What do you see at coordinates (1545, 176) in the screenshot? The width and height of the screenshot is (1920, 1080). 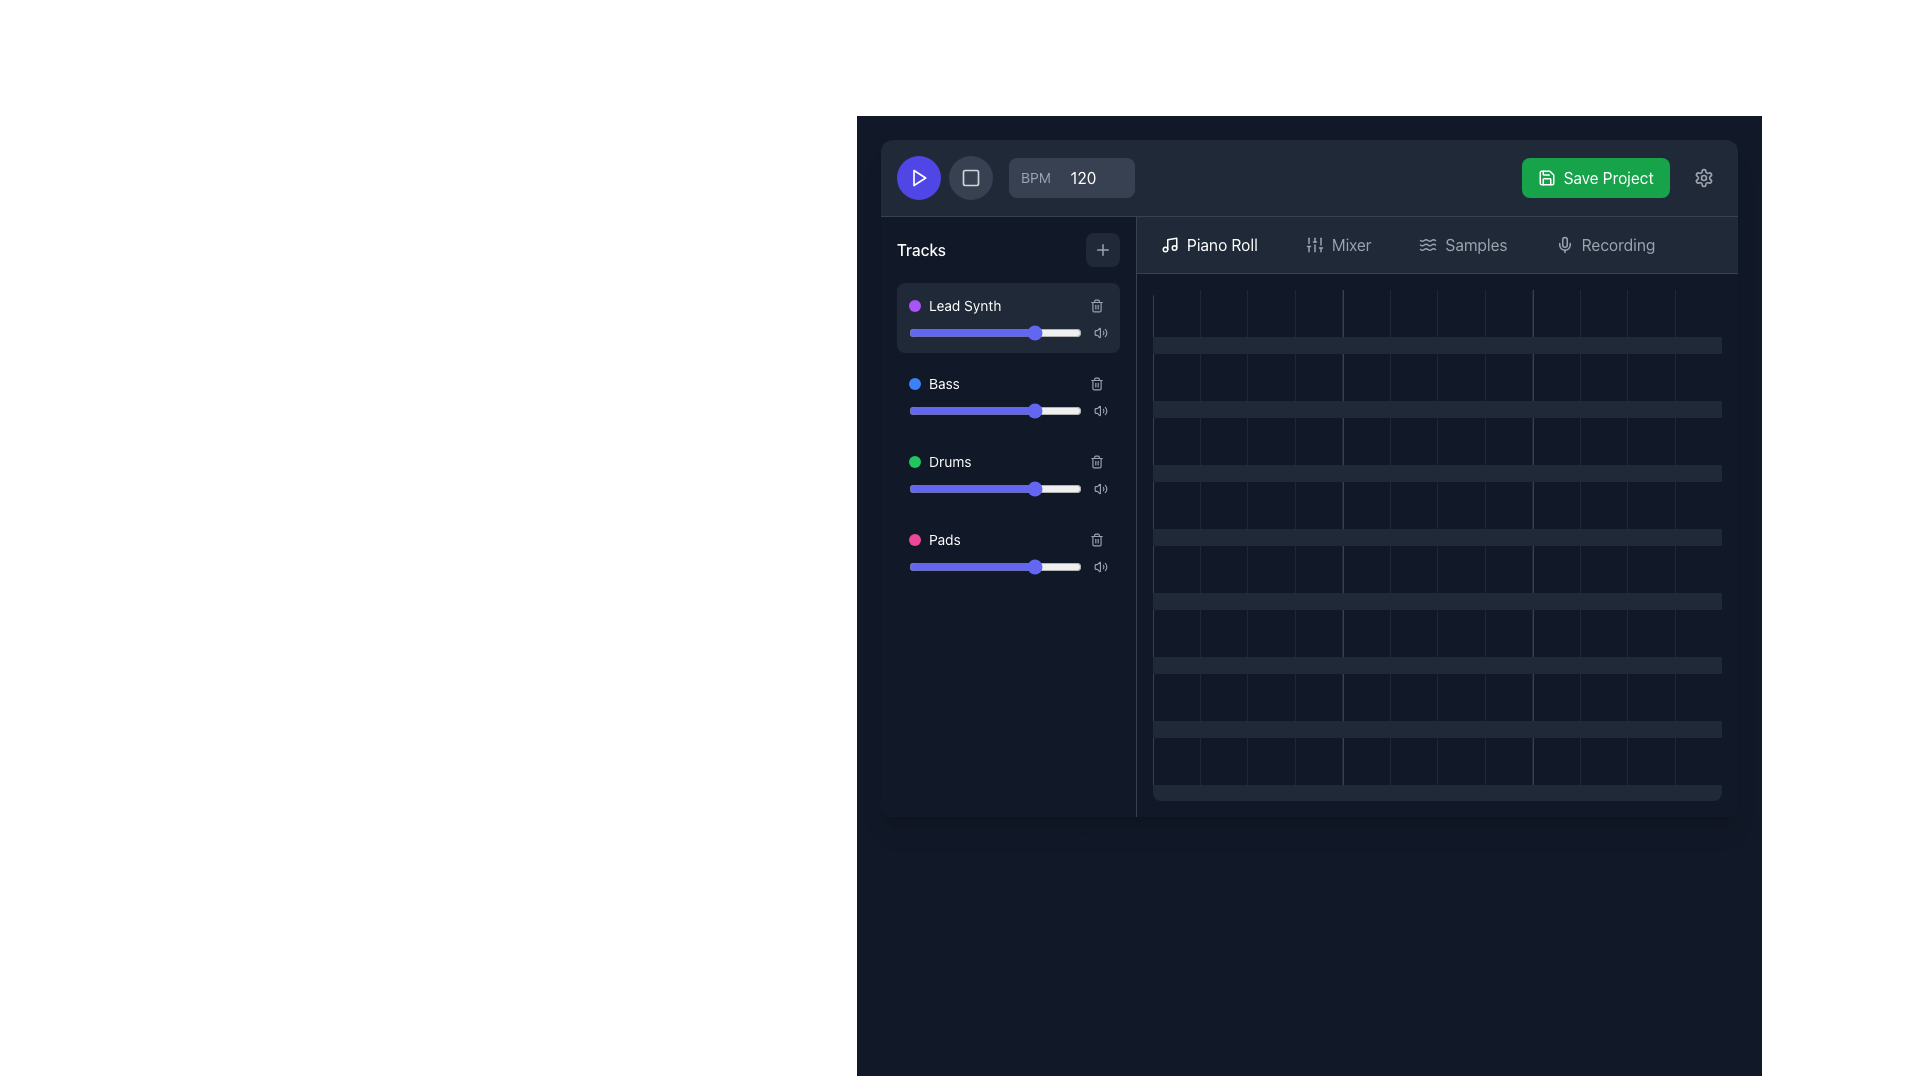 I see `the 'save' icon within the 'Save Project' button located at the top-right corner of the interface` at bounding box center [1545, 176].